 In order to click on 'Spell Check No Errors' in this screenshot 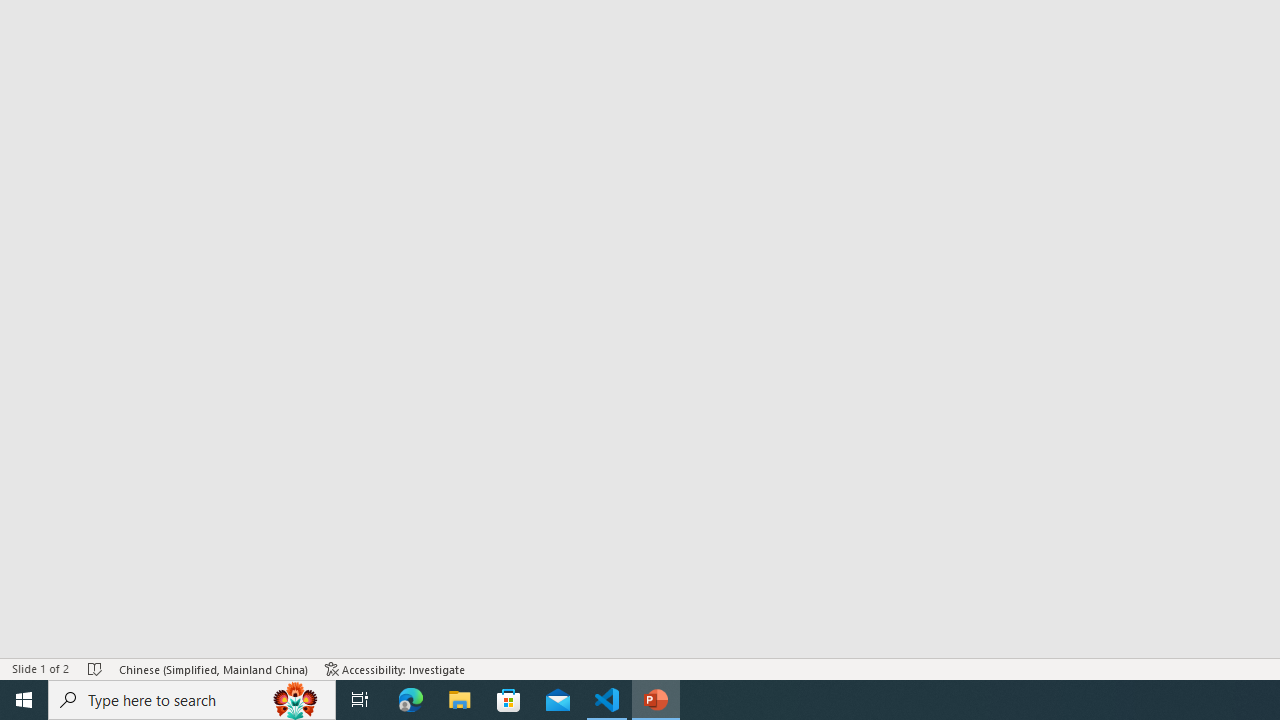, I will do `click(95, 669)`.